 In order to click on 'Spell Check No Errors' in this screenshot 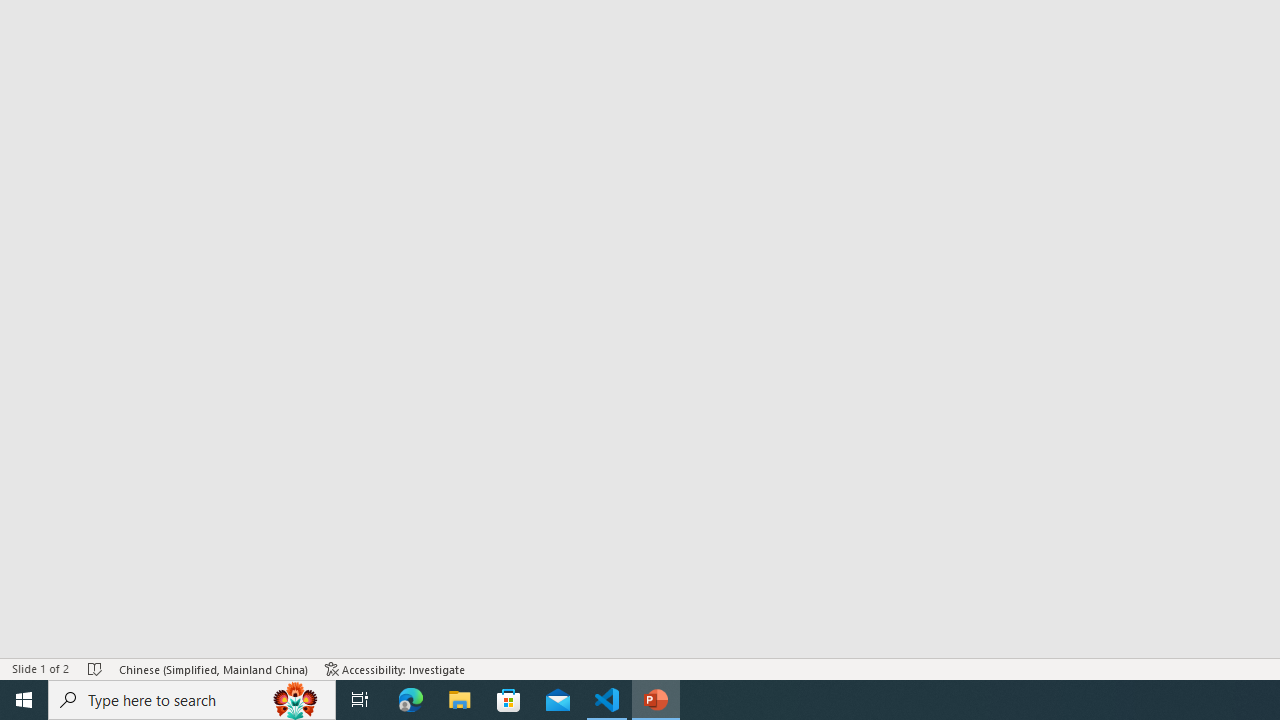, I will do `click(95, 669)`.